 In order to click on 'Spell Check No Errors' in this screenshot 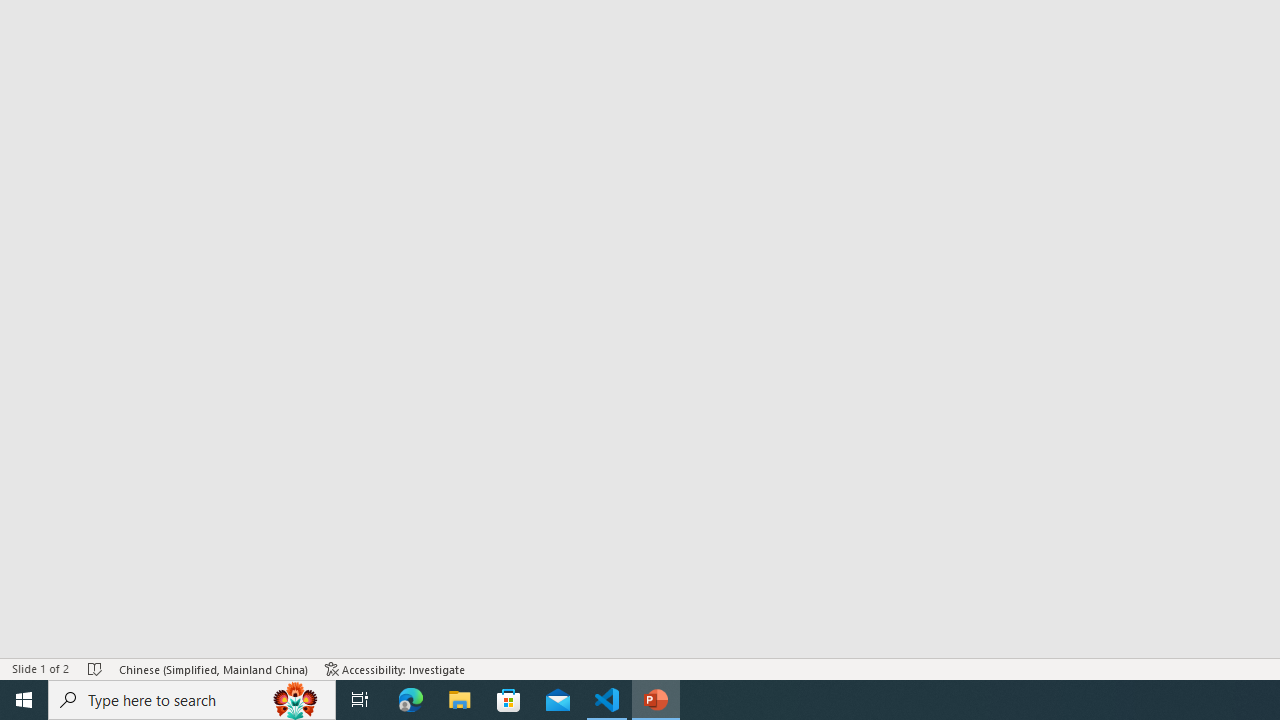, I will do `click(95, 669)`.